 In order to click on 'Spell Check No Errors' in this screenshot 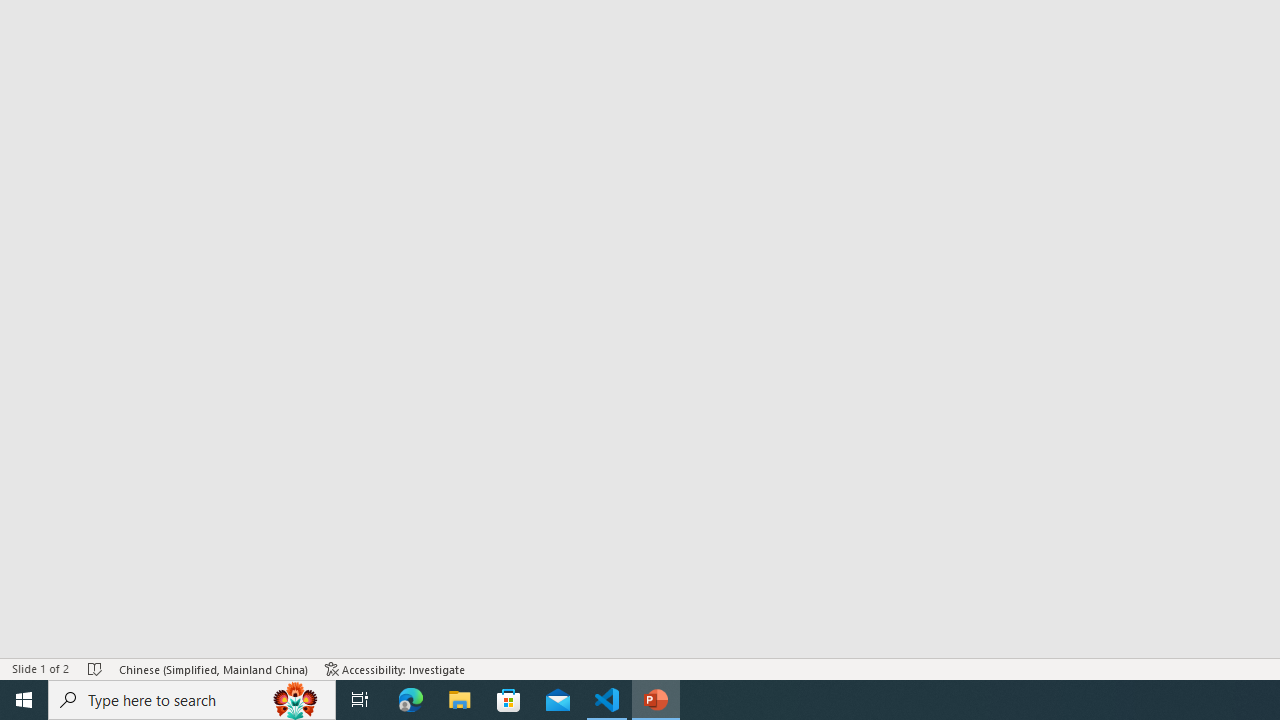, I will do `click(95, 669)`.